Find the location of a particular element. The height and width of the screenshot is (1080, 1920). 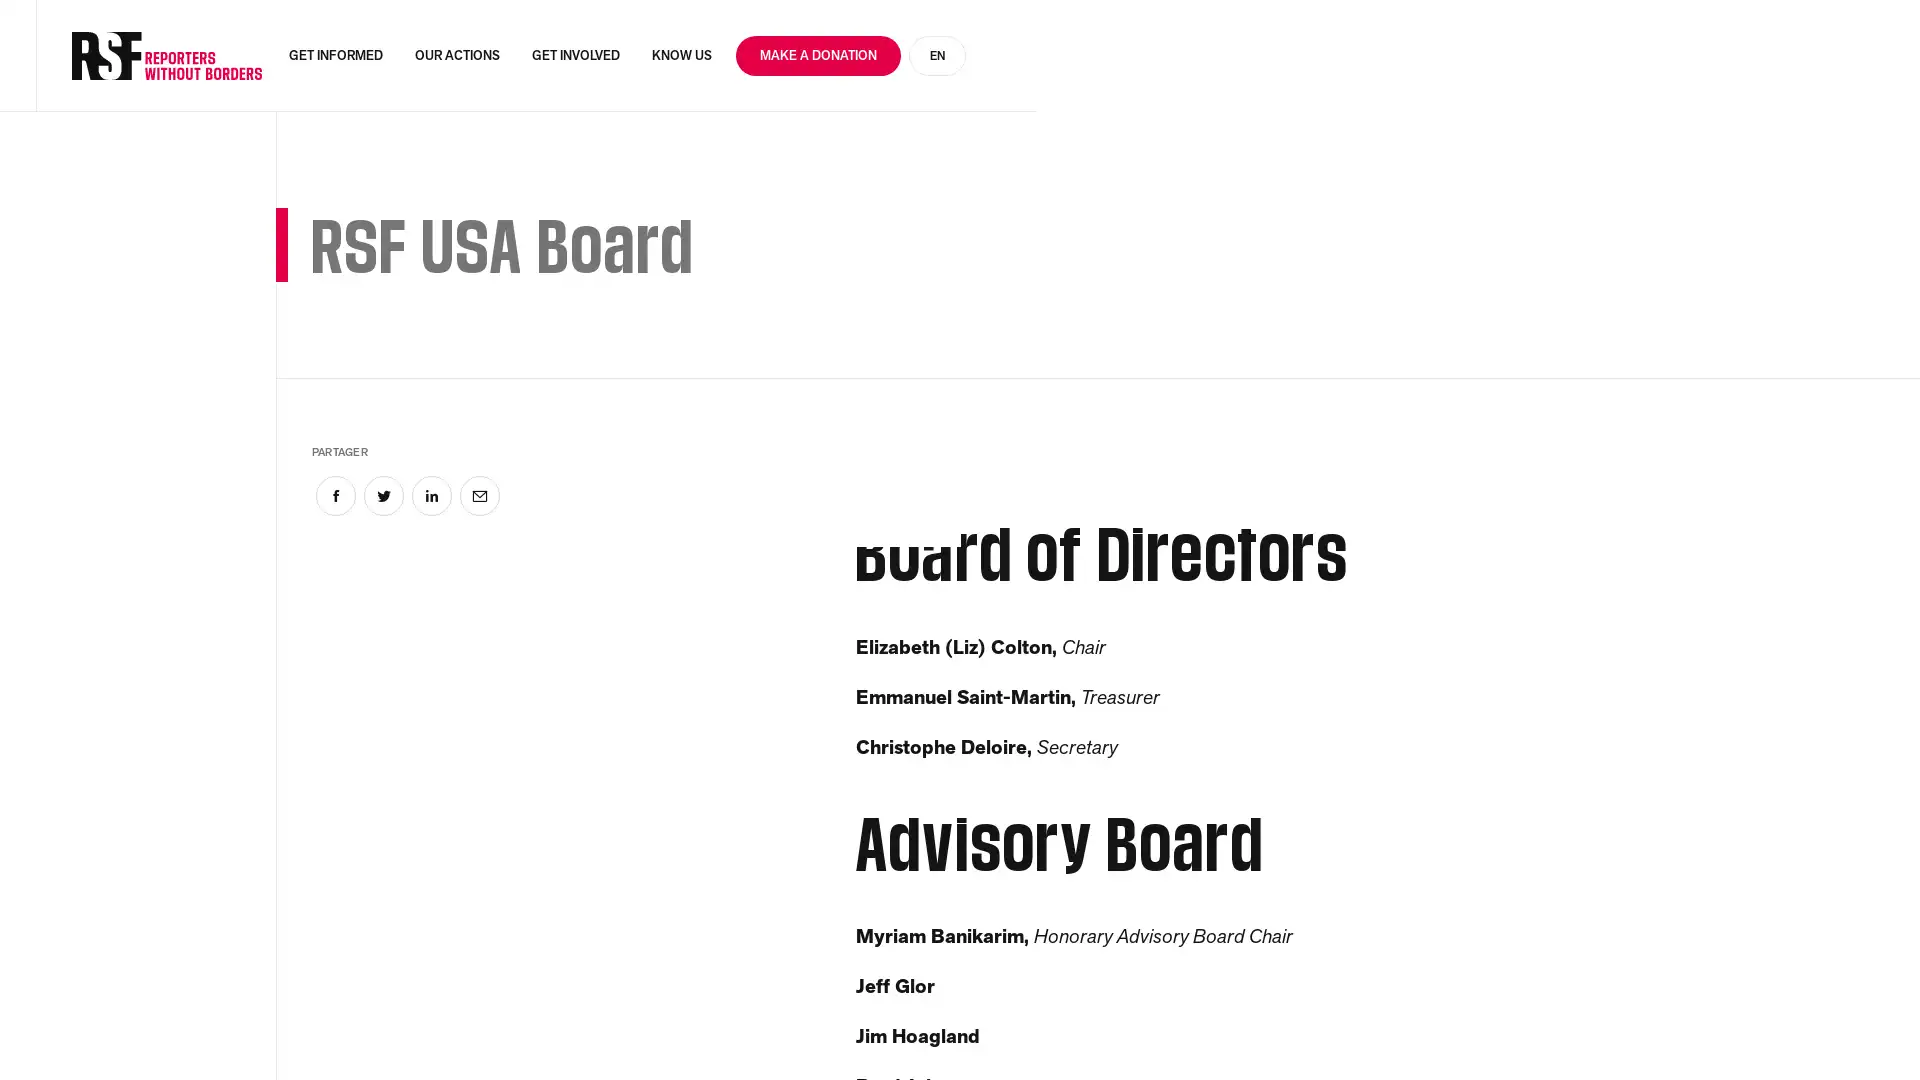

Accept everything is located at coordinates (1214, 1028).